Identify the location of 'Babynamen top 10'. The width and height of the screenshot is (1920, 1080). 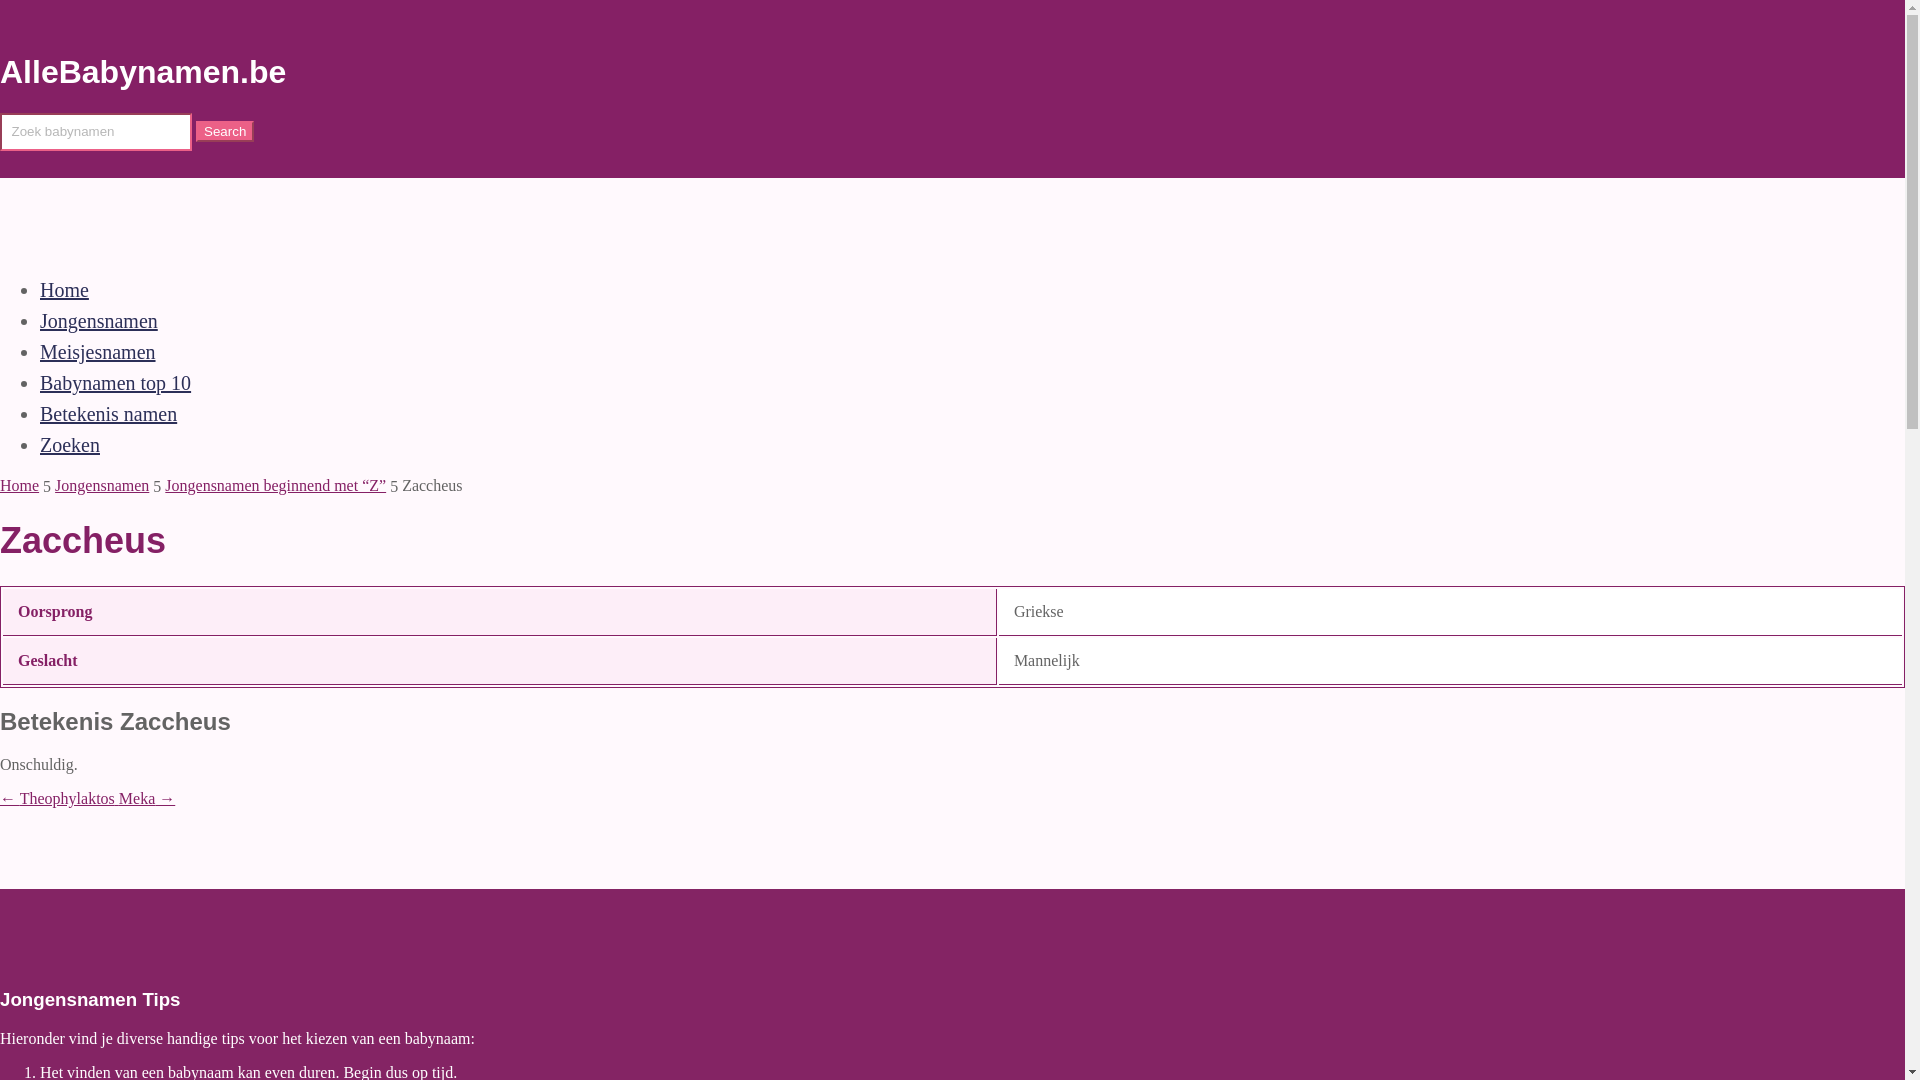
(114, 382).